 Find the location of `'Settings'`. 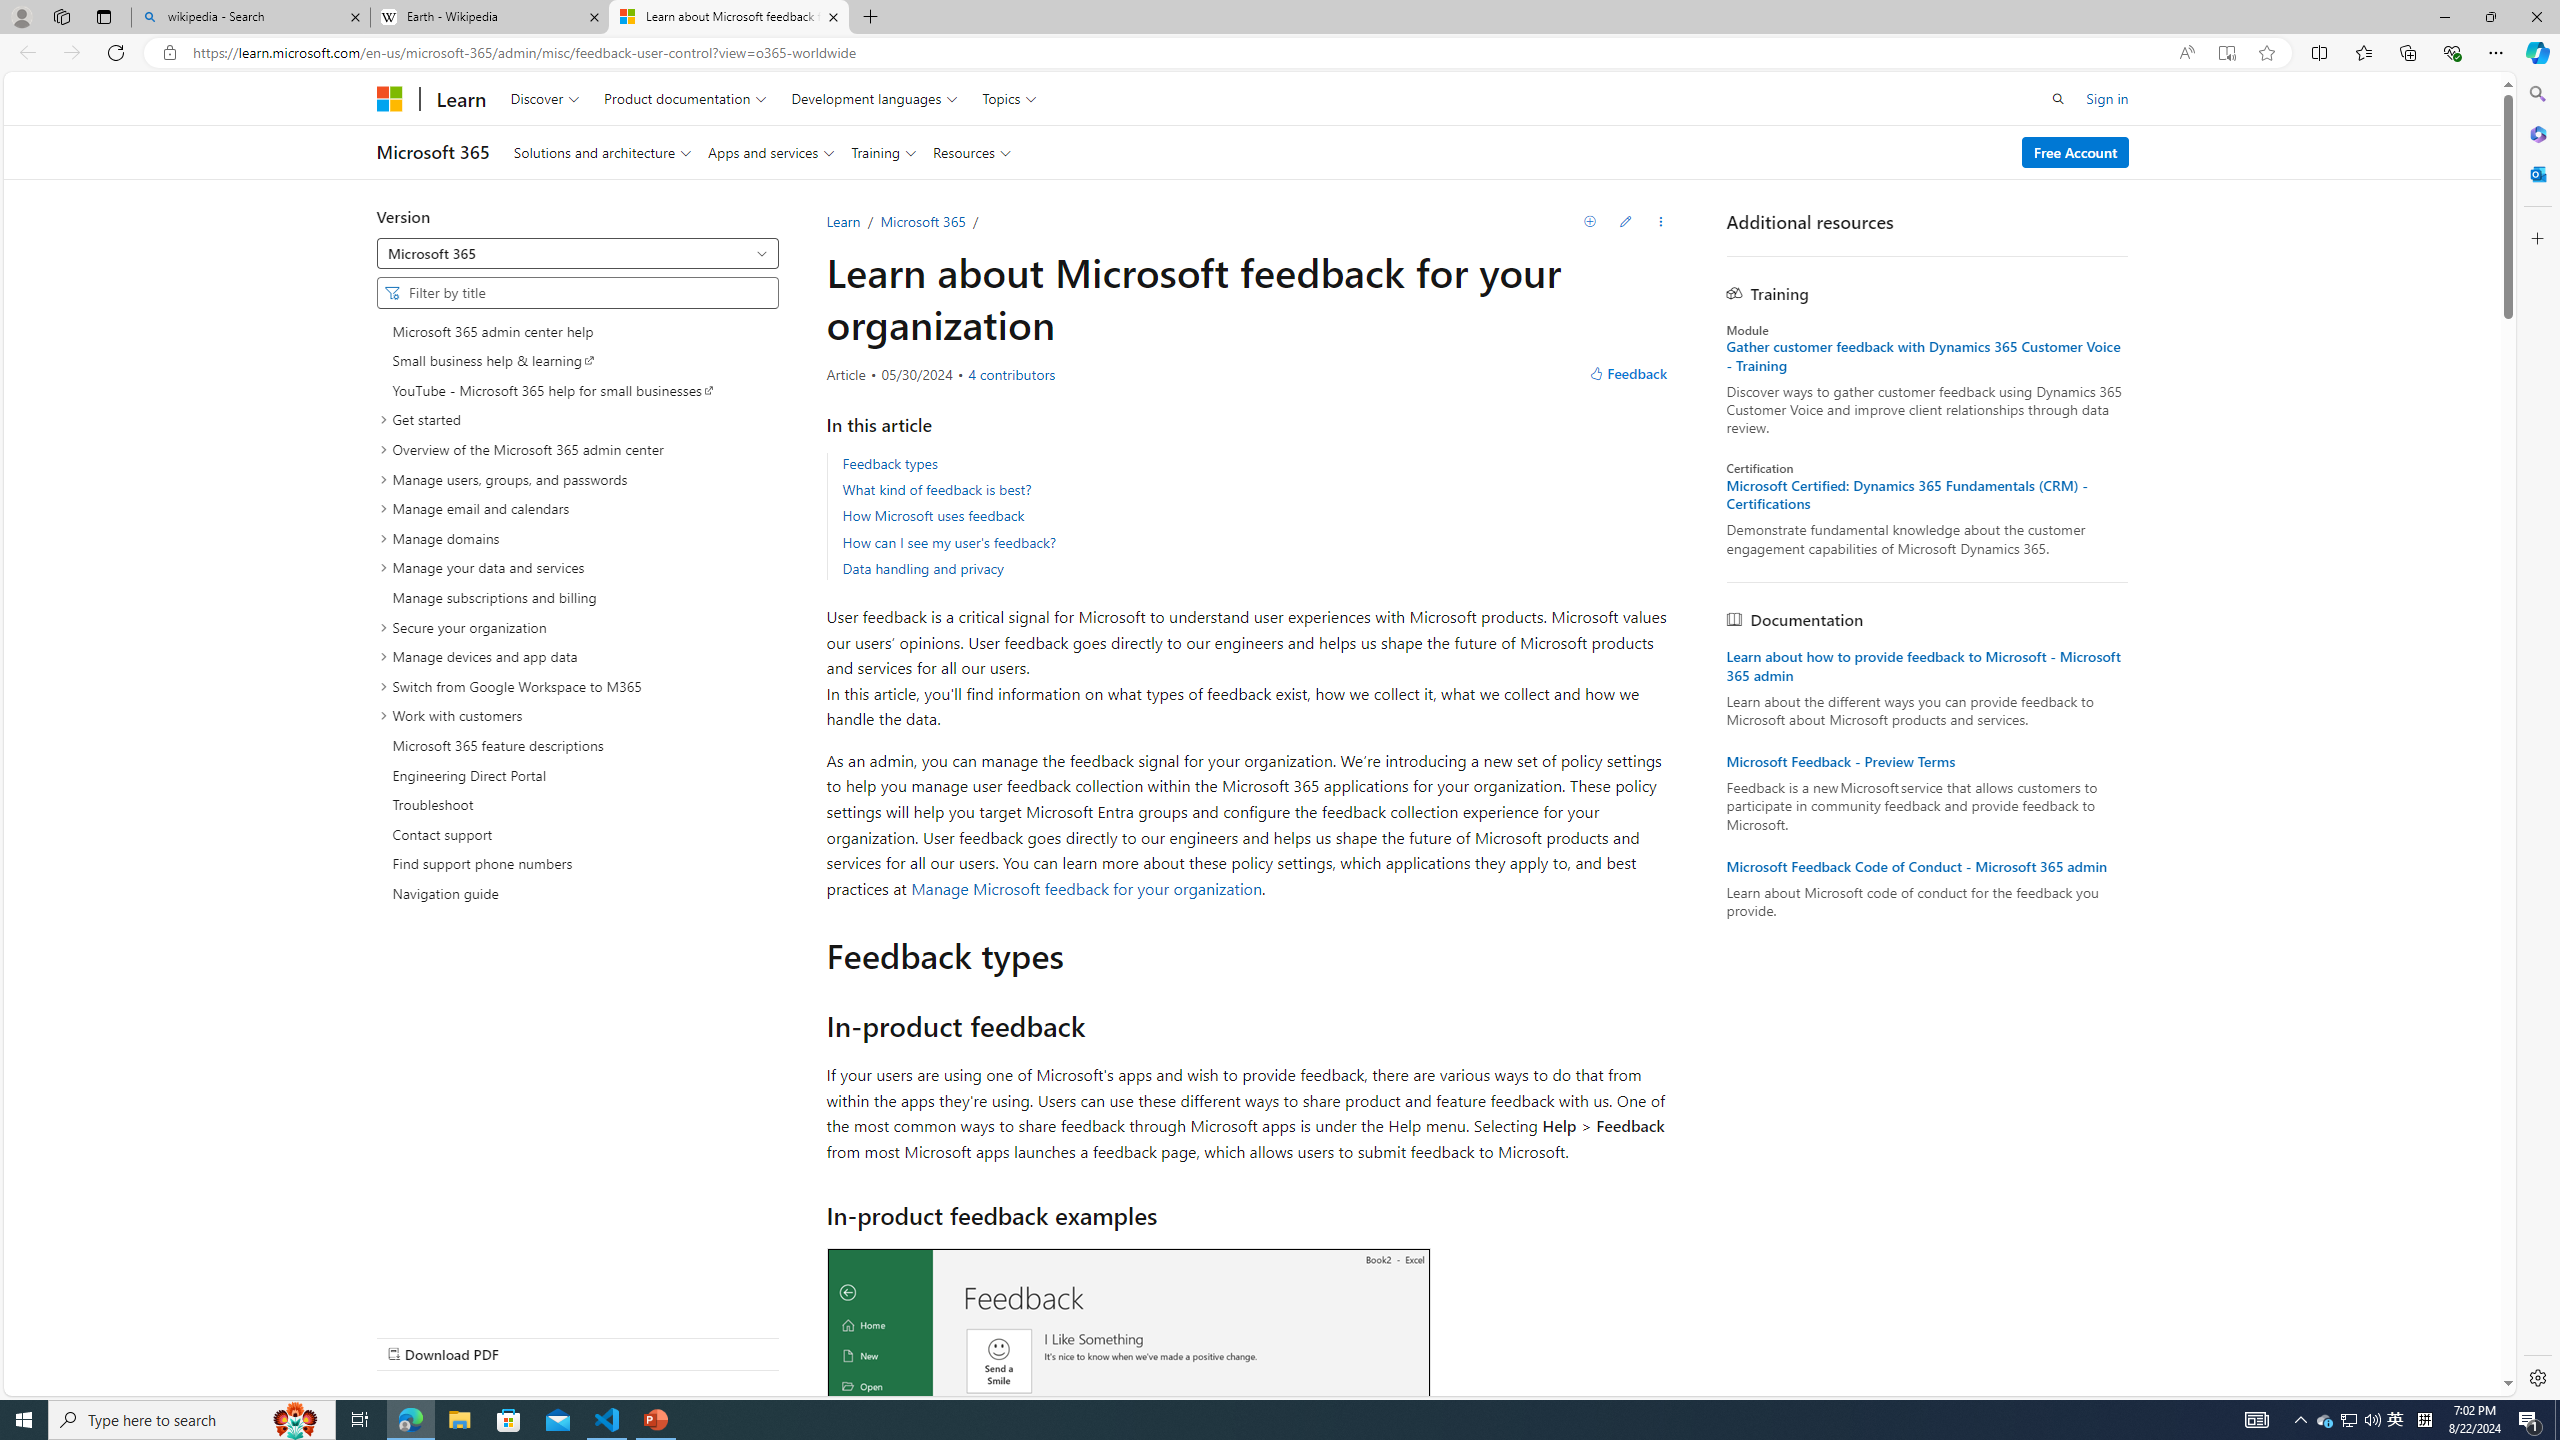

'Settings' is located at coordinates (2535, 1376).